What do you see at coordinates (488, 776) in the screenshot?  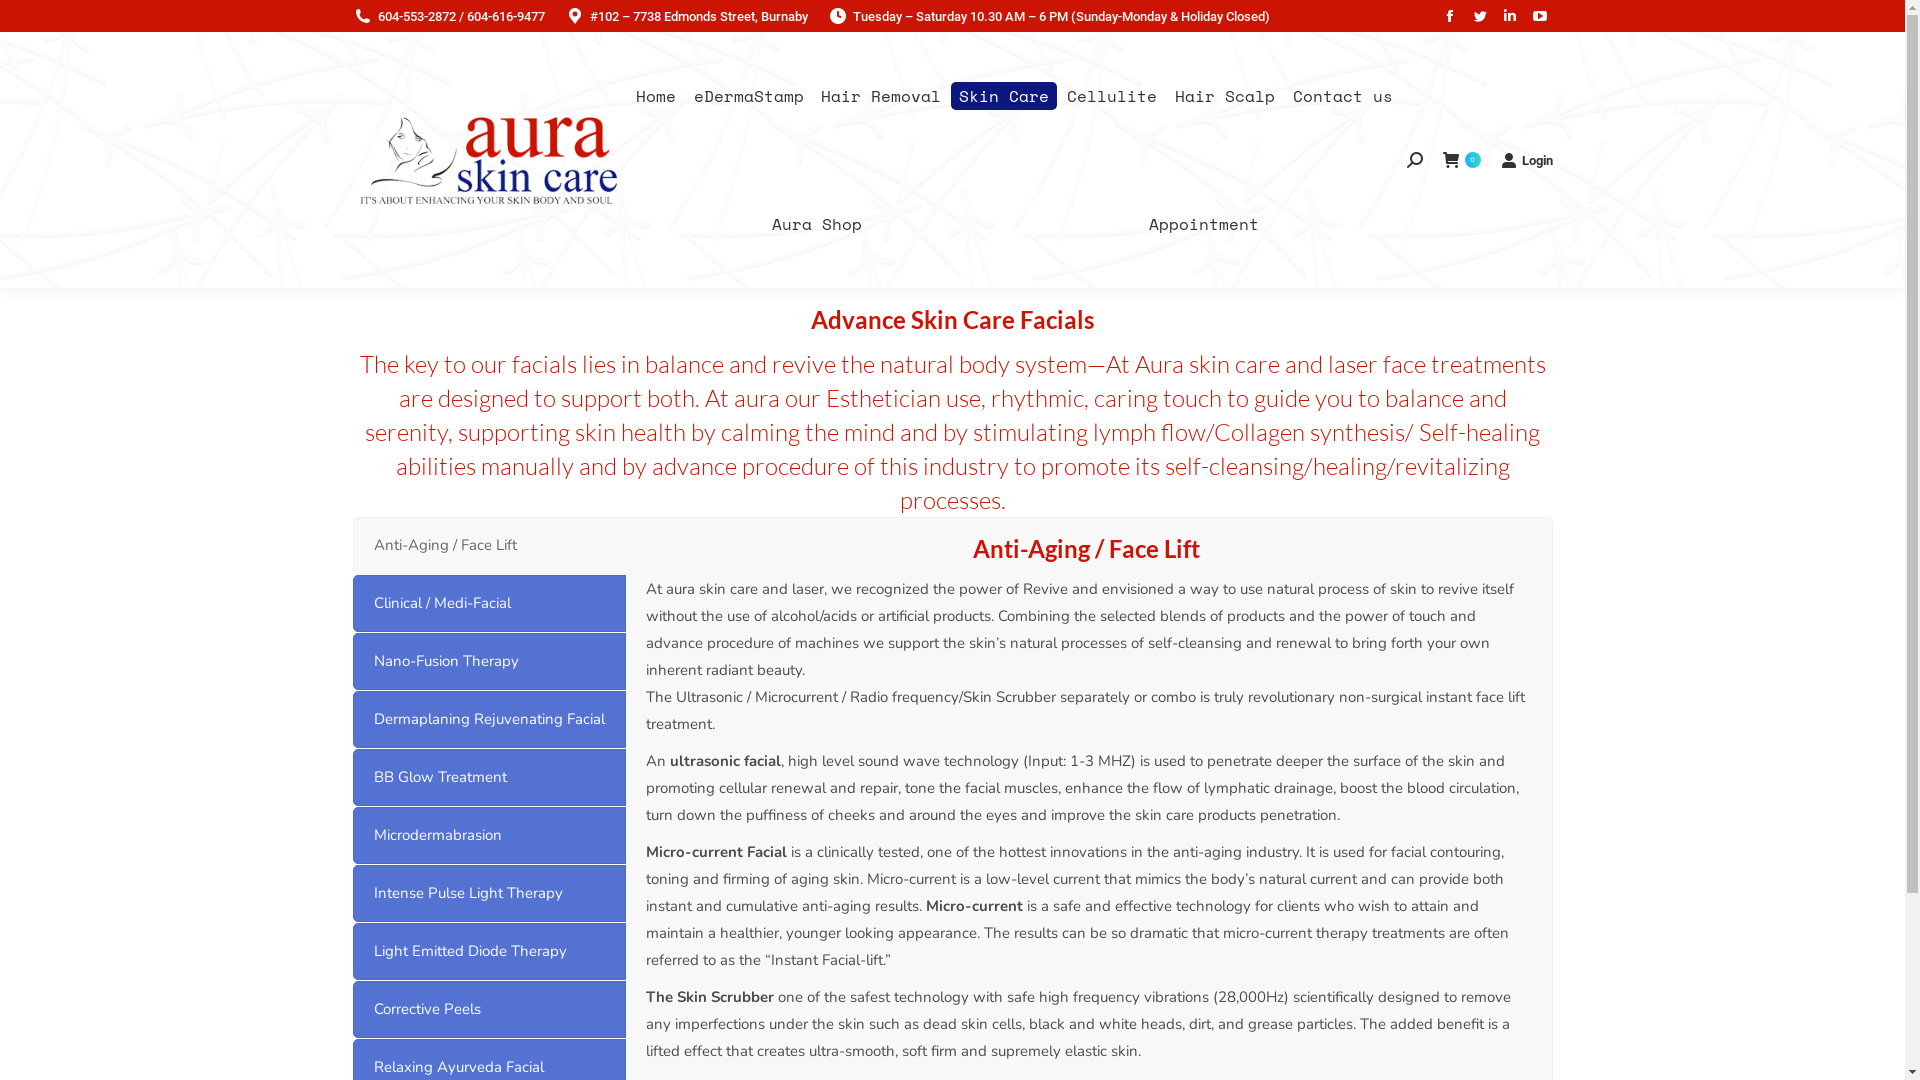 I see `'BB Glow Treatment'` at bounding box center [488, 776].